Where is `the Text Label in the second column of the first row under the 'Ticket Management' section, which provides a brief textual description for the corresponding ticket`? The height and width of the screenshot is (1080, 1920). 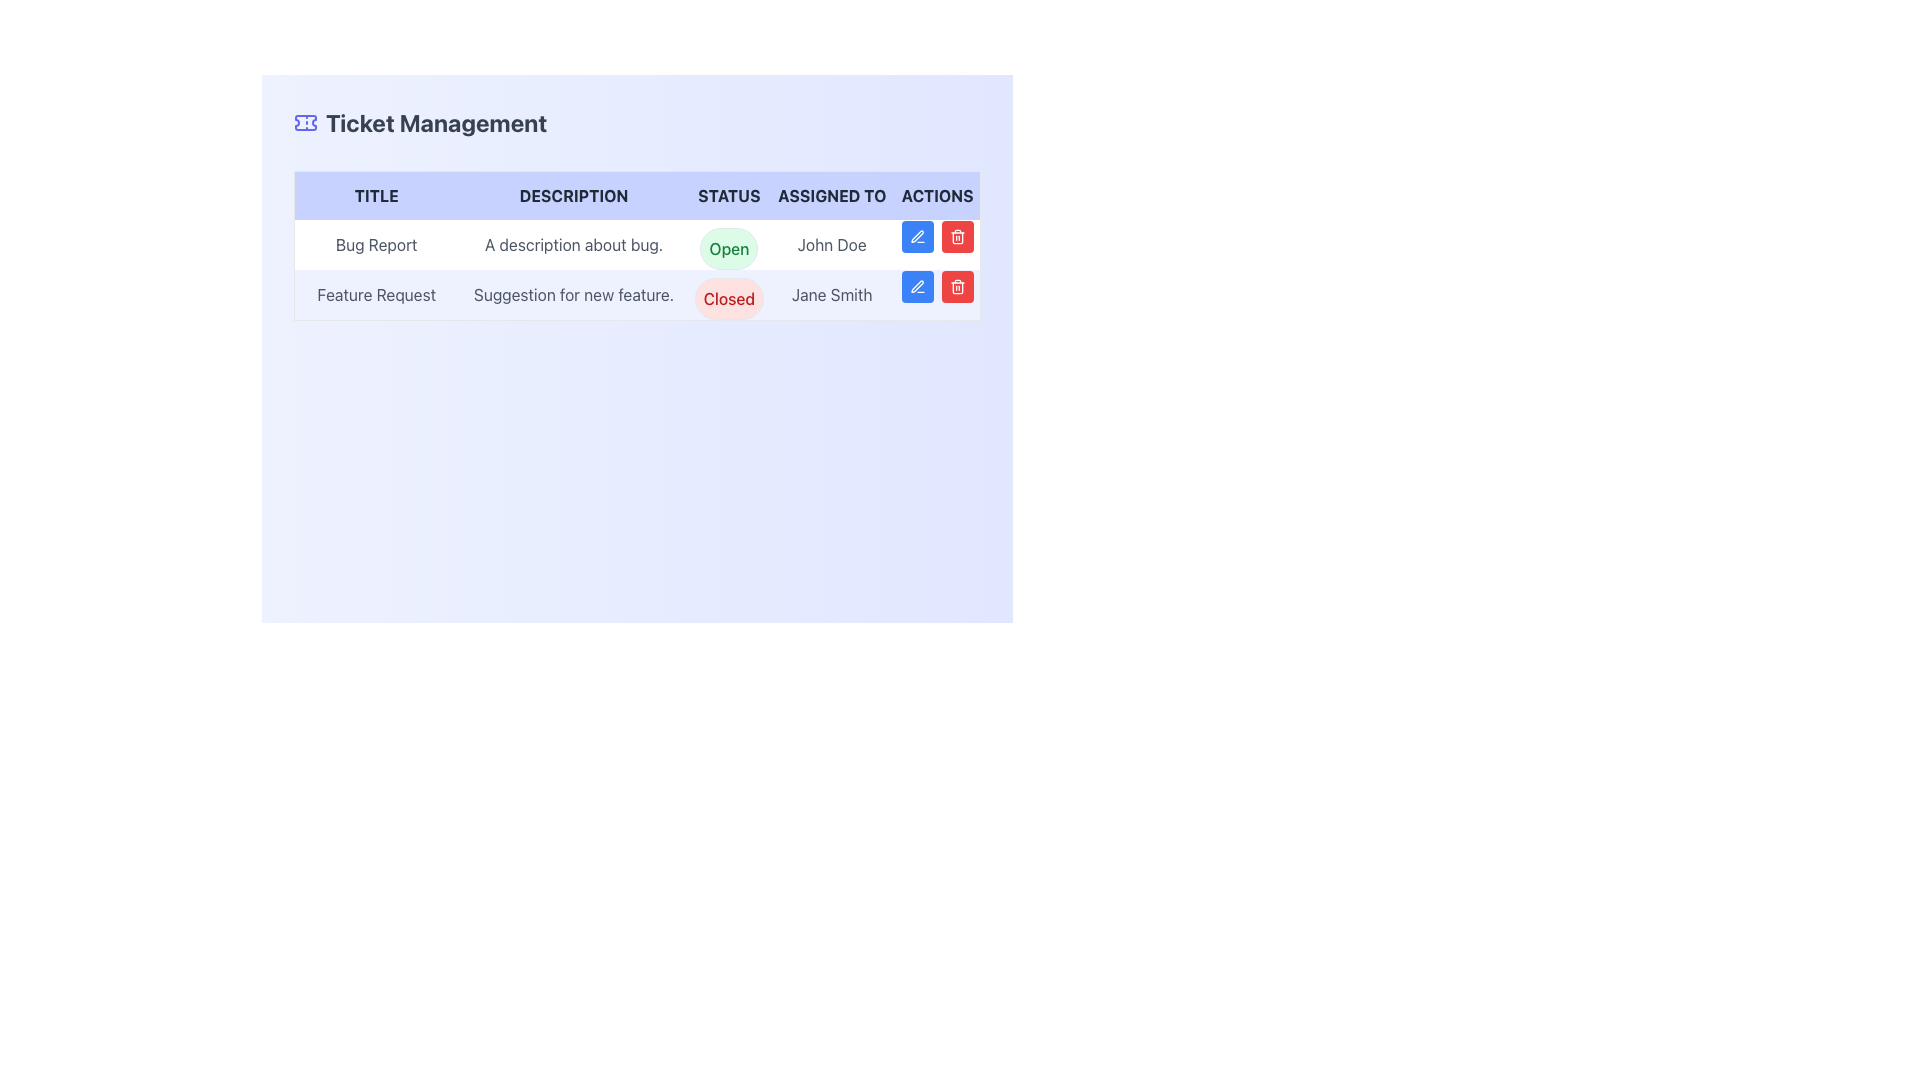 the Text Label in the second column of the first row under the 'Ticket Management' section, which provides a brief textual description for the corresponding ticket is located at coordinates (573, 243).